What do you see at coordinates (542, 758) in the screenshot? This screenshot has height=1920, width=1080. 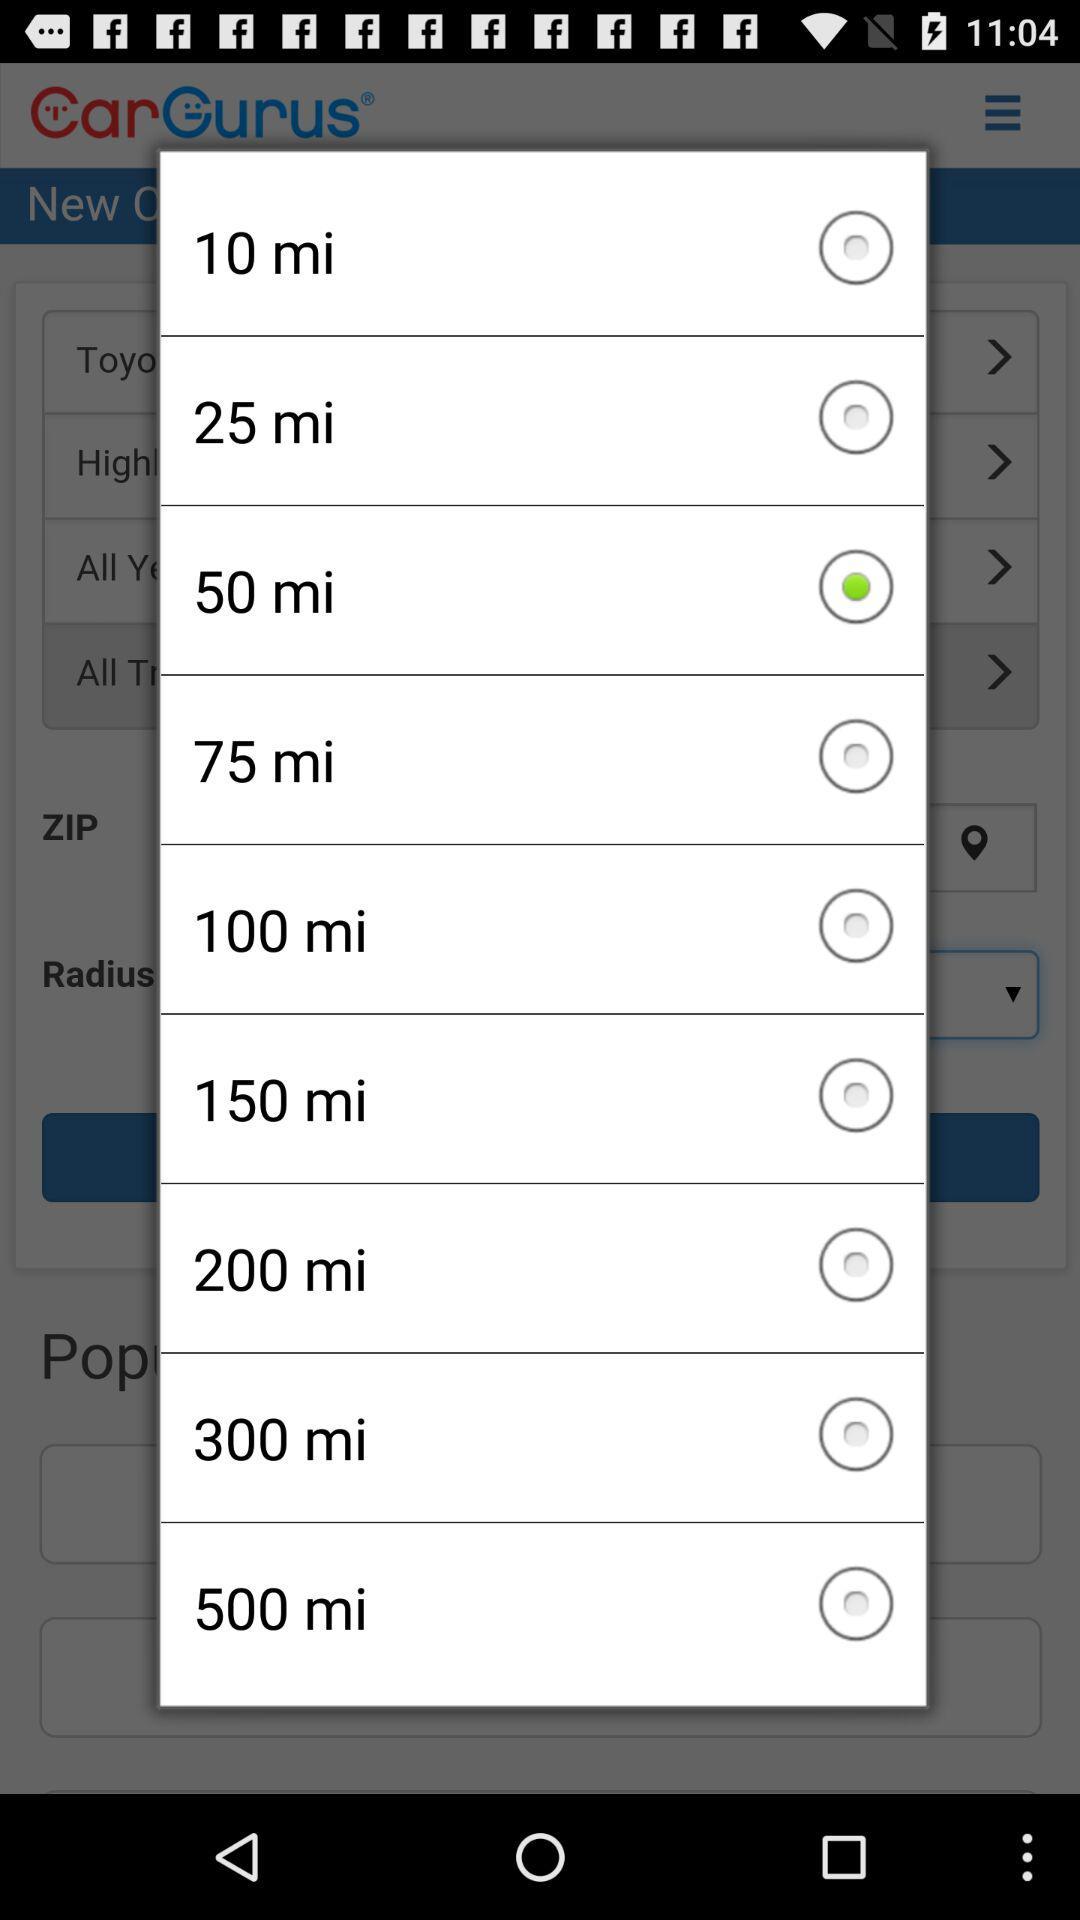 I see `the 75 mi item` at bounding box center [542, 758].